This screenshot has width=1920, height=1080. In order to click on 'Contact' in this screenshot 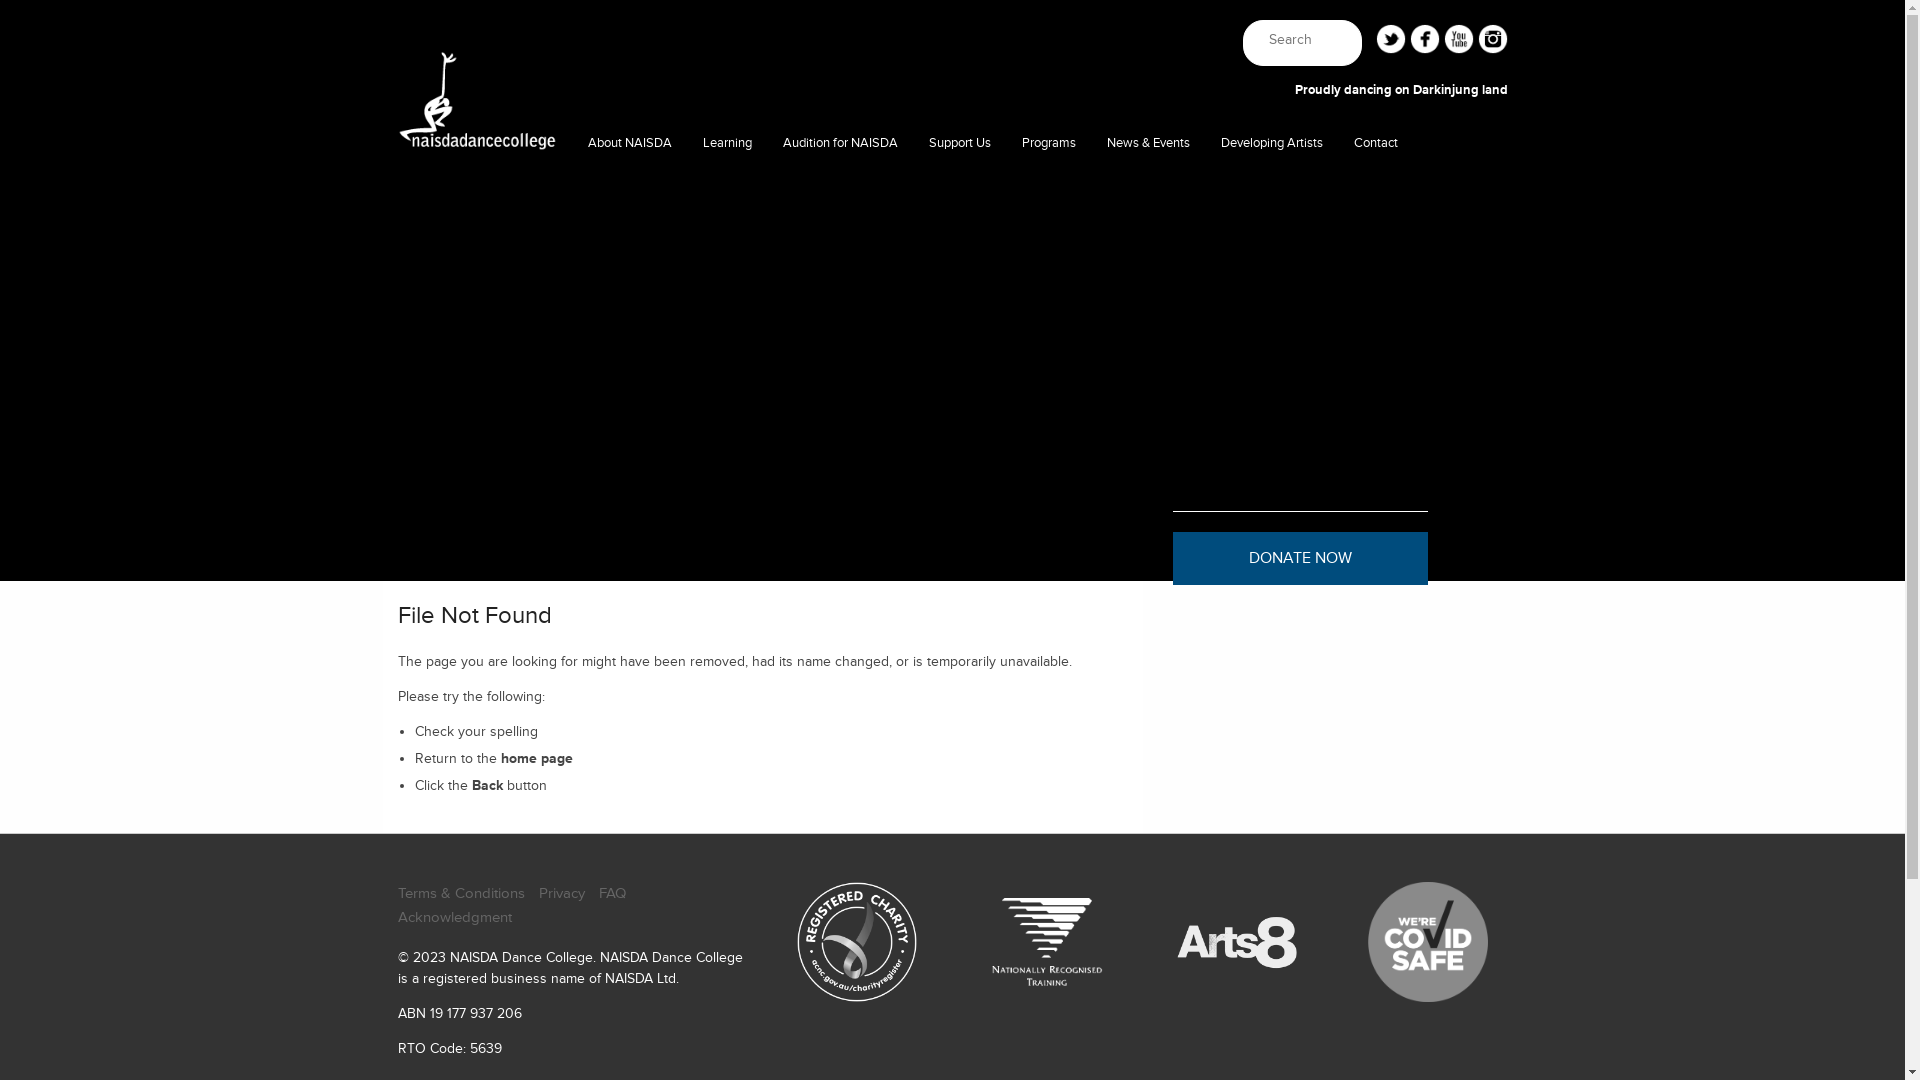, I will do `click(1375, 185)`.